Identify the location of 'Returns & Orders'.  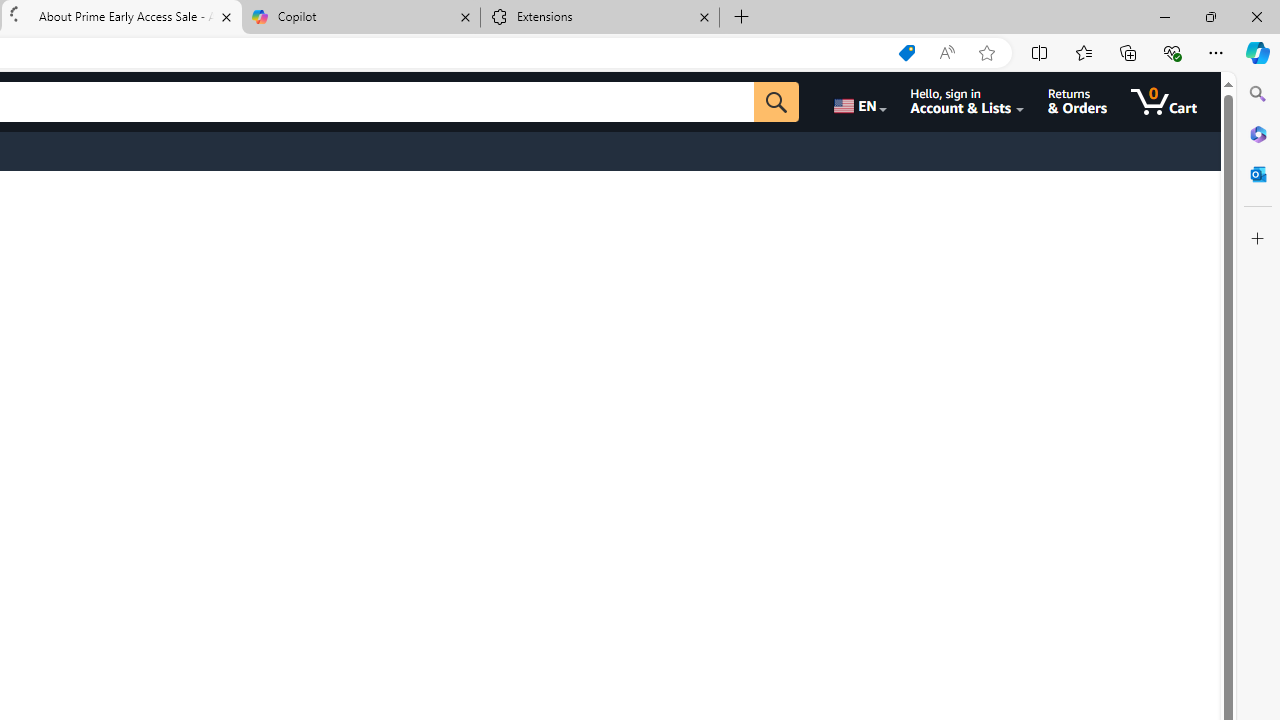
(1091, 101).